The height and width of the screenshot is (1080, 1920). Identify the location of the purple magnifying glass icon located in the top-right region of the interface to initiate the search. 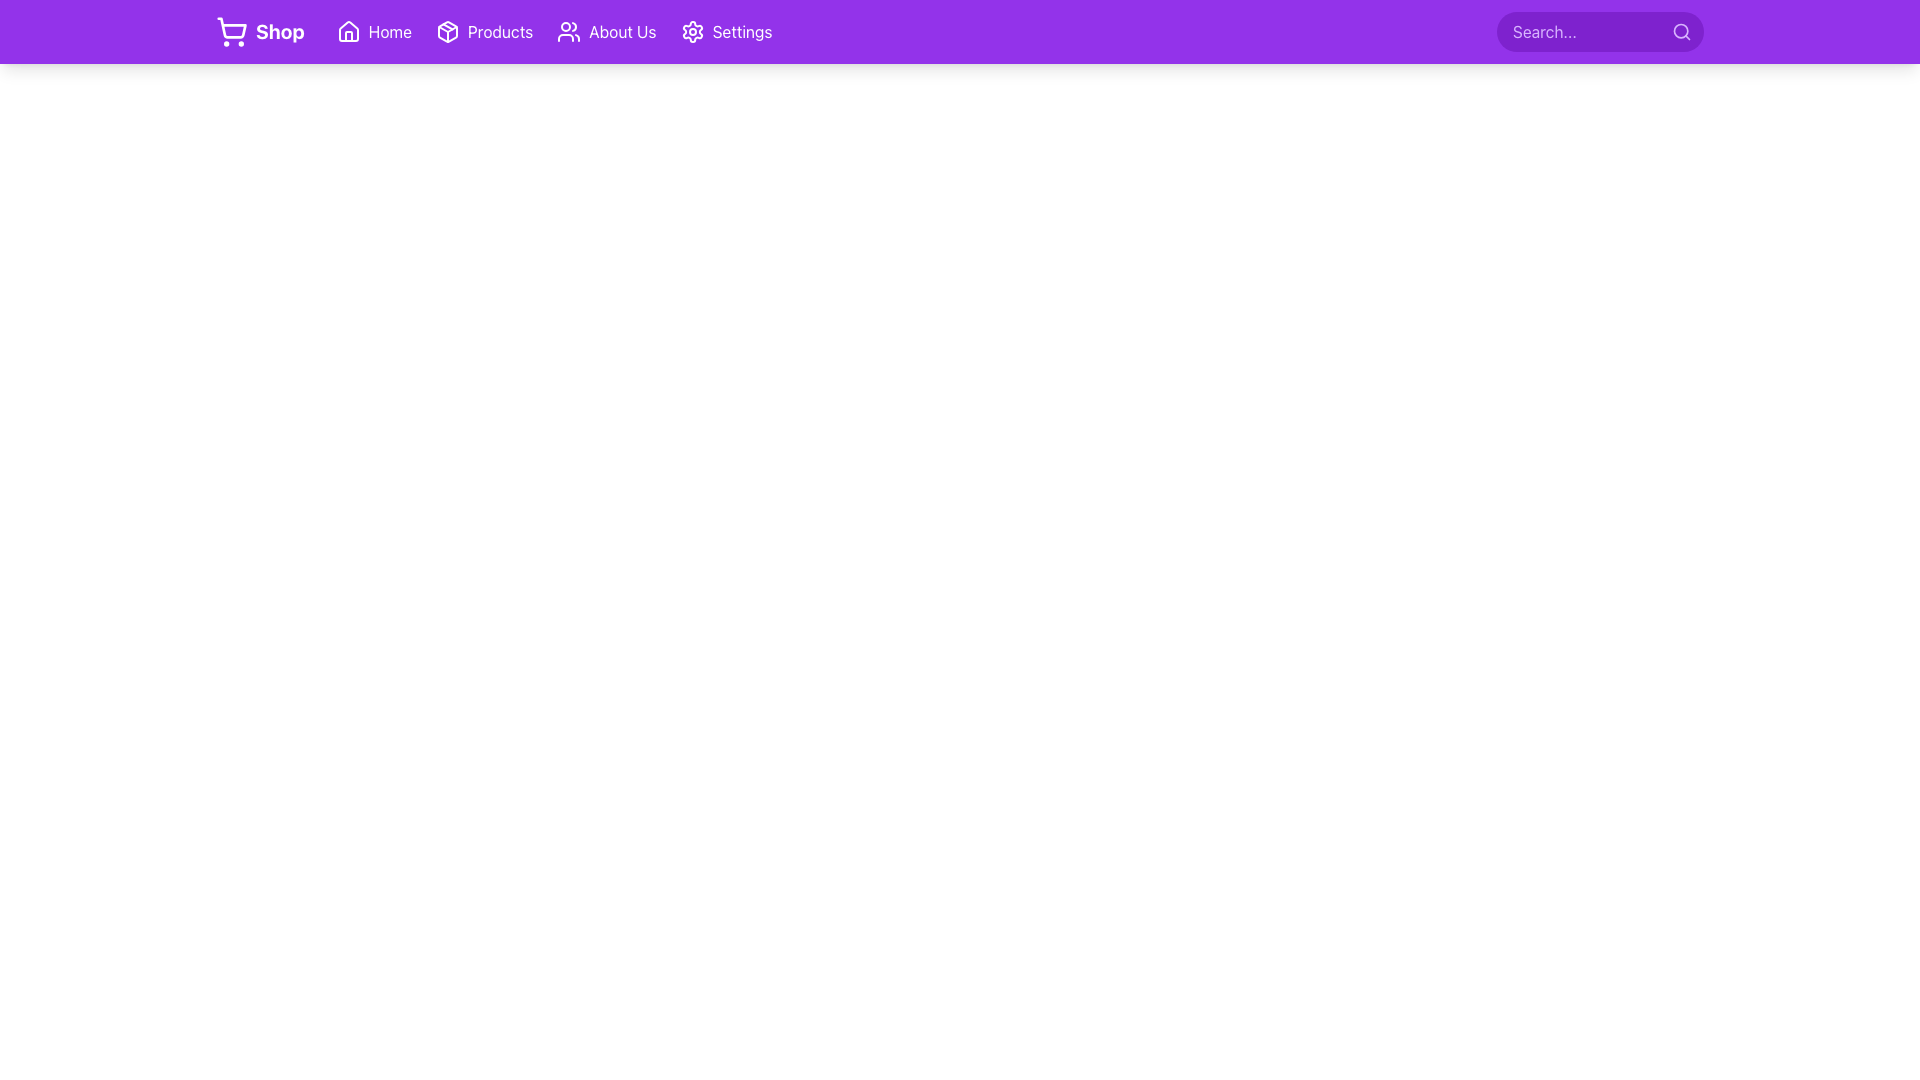
(1680, 31).